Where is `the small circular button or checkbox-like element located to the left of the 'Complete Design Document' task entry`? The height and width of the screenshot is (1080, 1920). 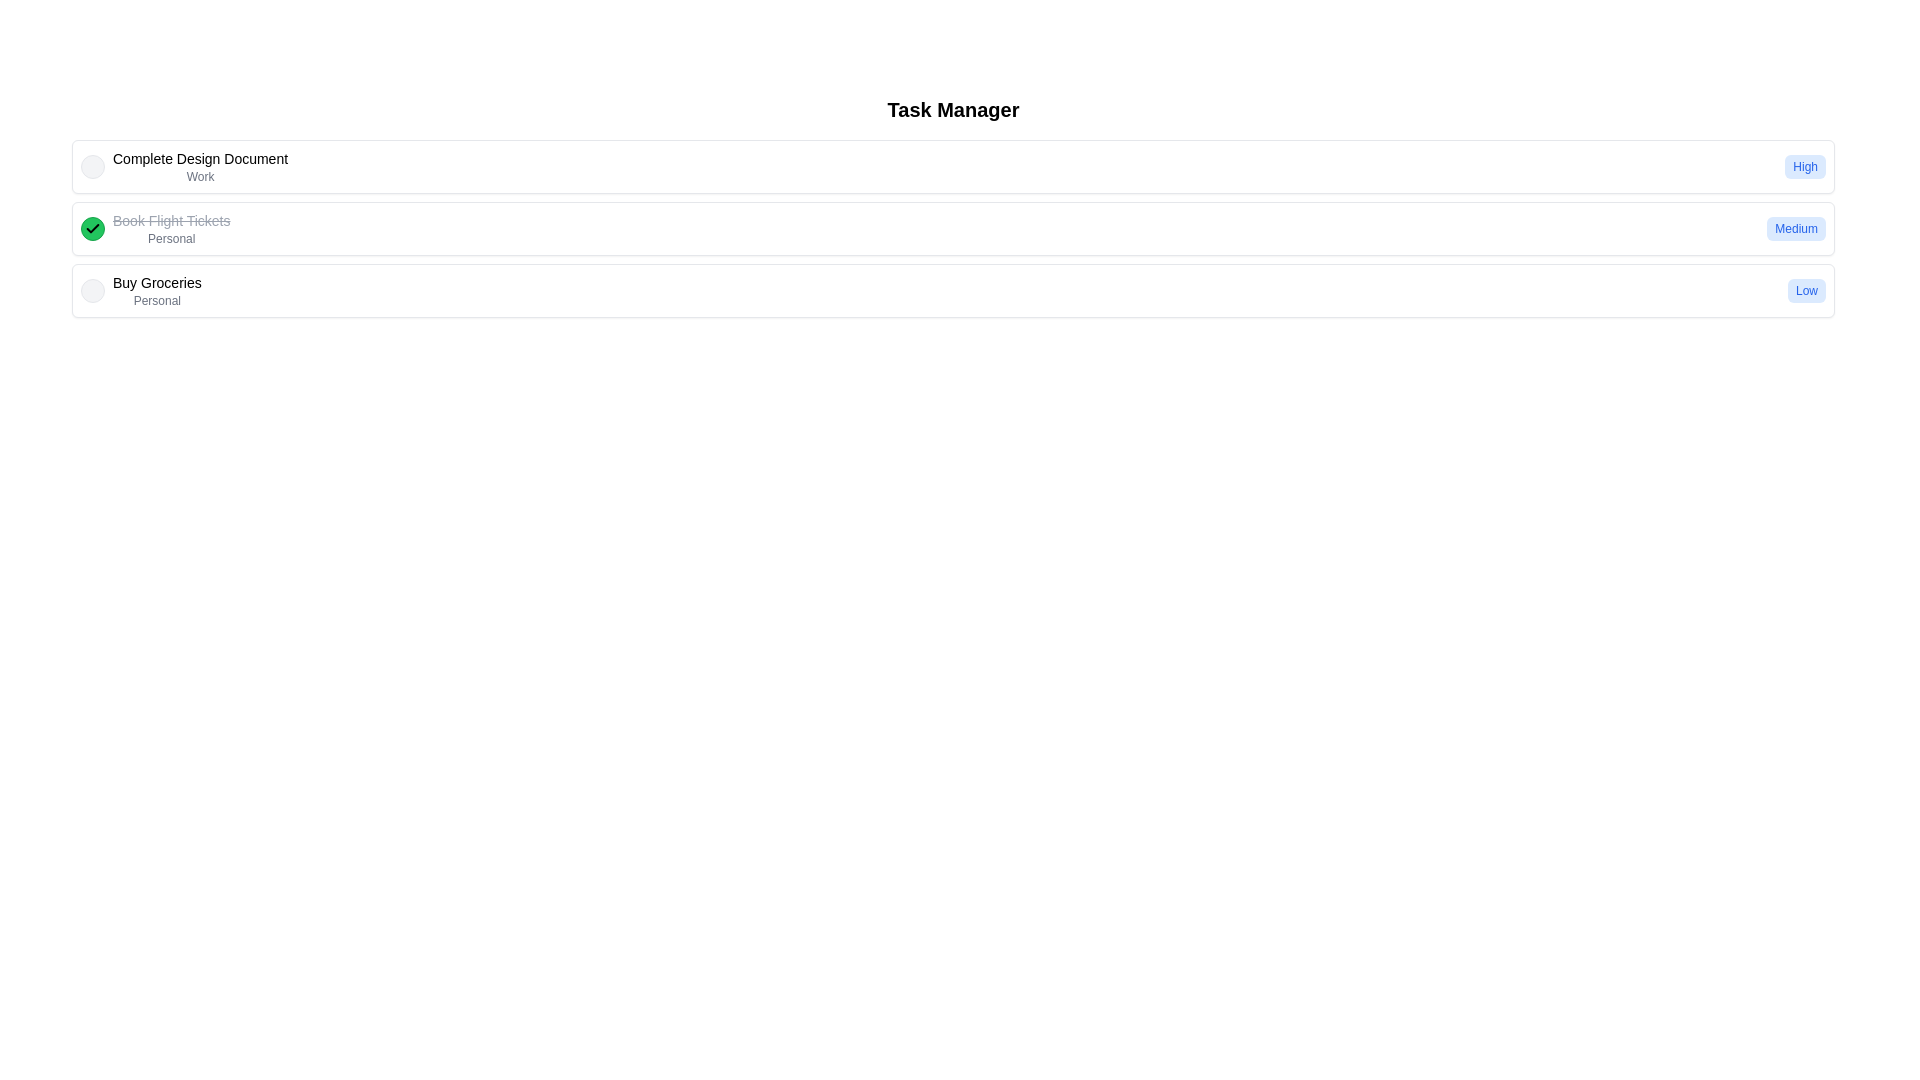 the small circular button or checkbox-like element located to the left of the 'Complete Design Document' task entry is located at coordinates (91, 165).